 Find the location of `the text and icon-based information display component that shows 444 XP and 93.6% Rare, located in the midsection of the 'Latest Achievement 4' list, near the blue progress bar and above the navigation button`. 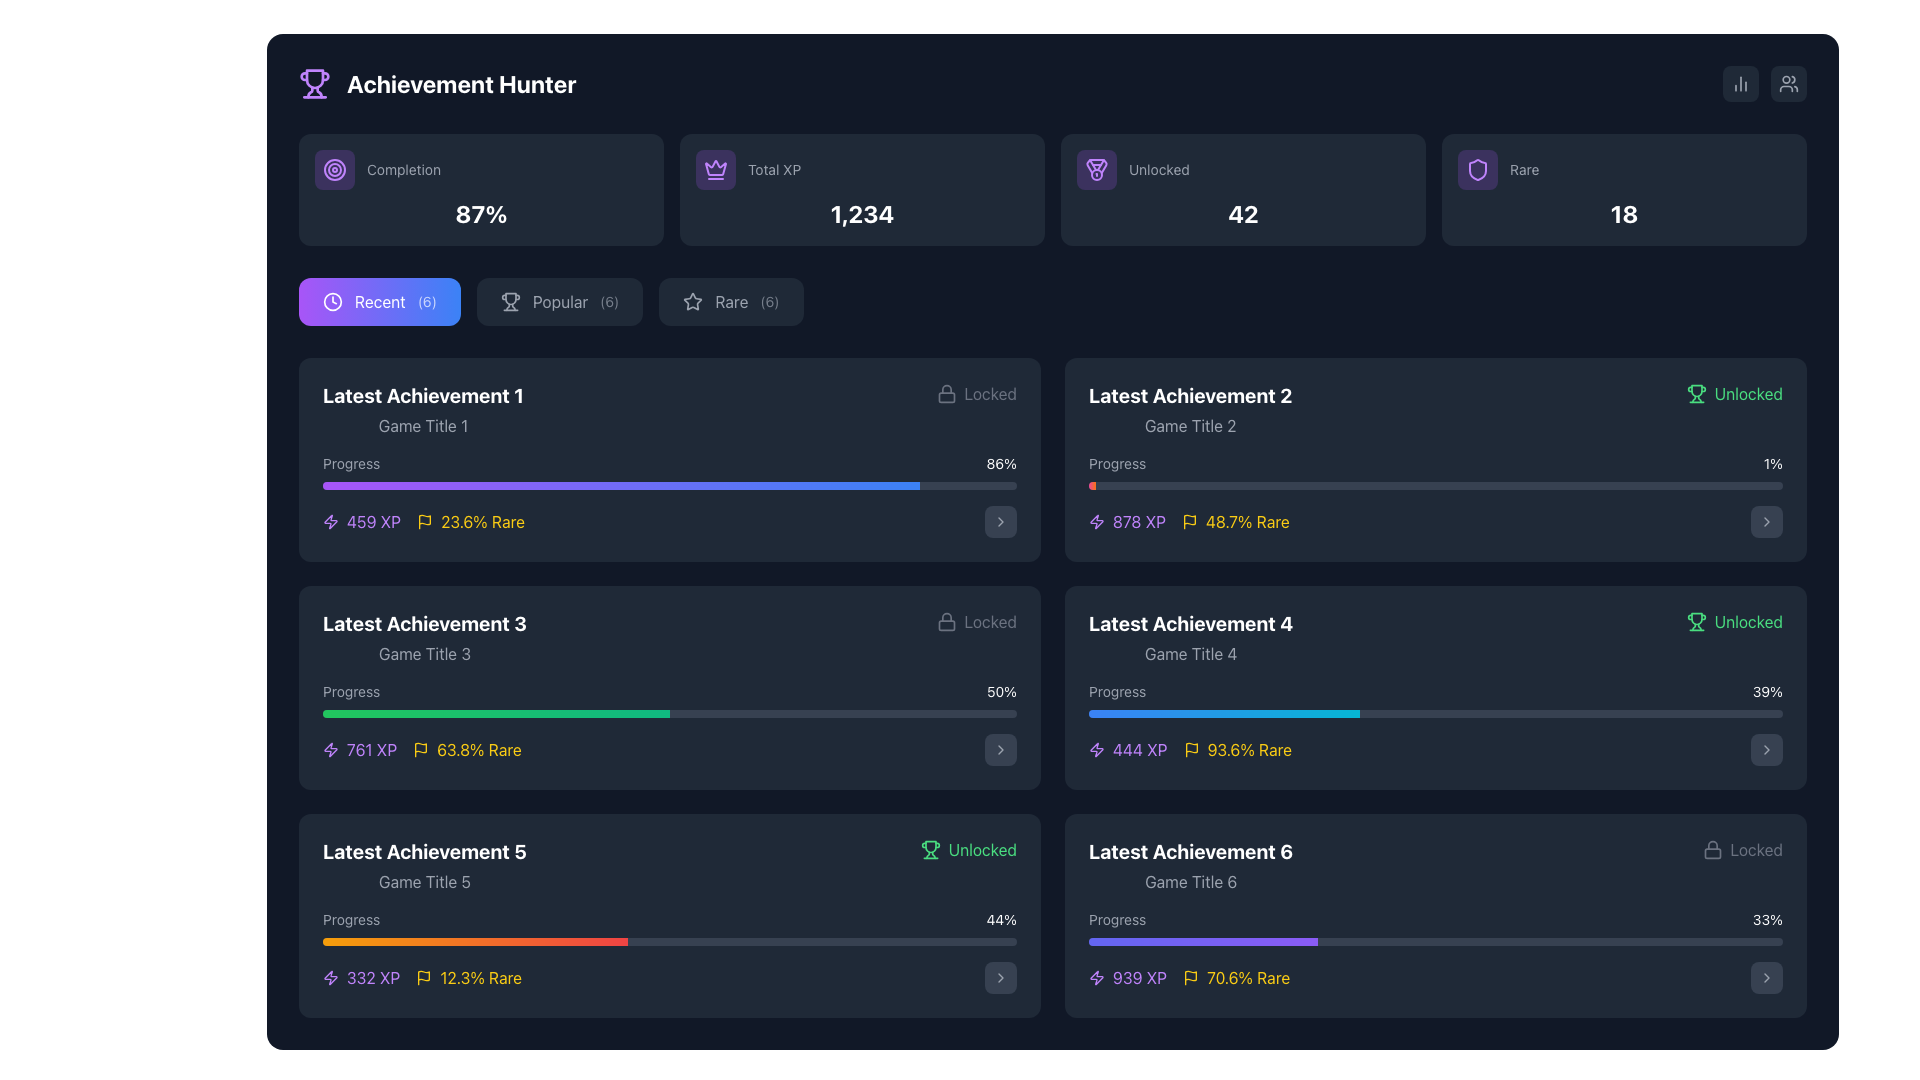

the text and icon-based information display component that shows 444 XP and 93.6% Rare, located in the midsection of the 'Latest Achievement 4' list, near the blue progress bar and above the navigation button is located at coordinates (1190, 749).